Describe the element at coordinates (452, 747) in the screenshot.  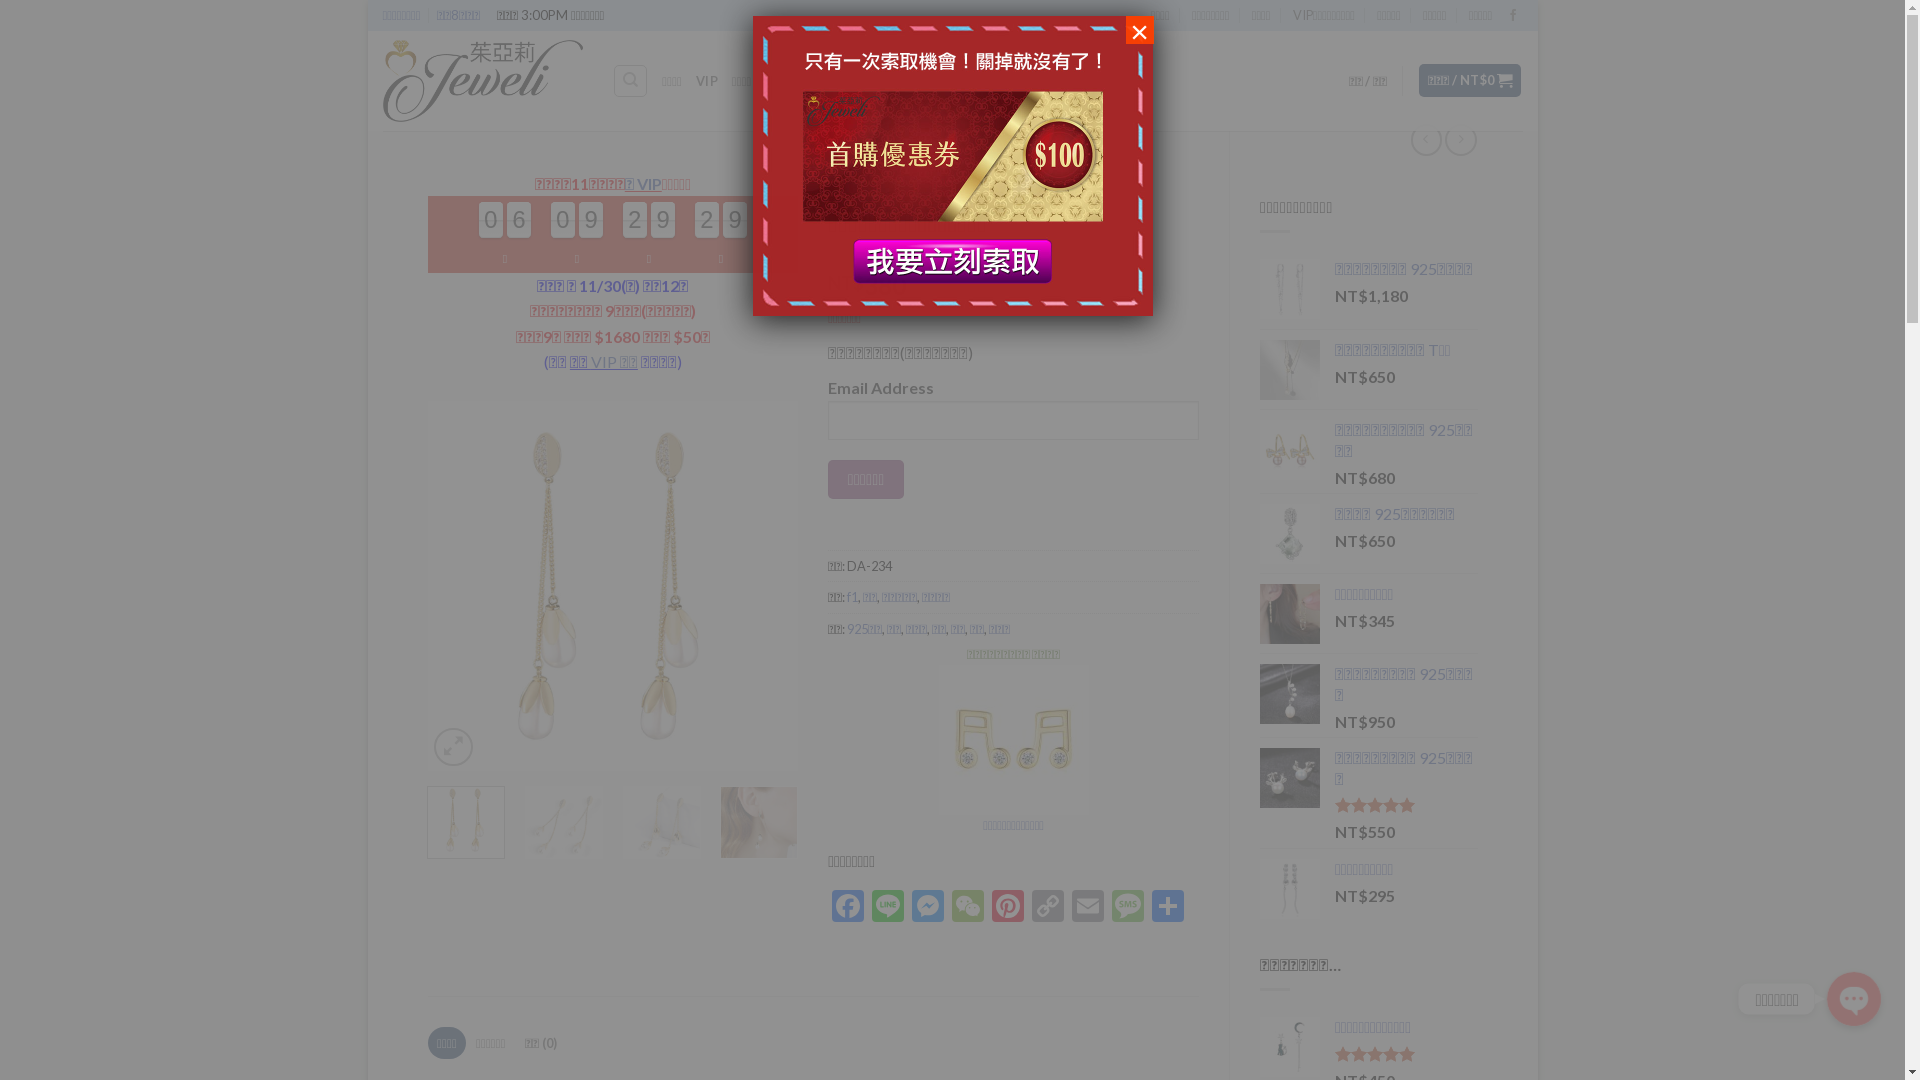
I see `'Zoom'` at that location.